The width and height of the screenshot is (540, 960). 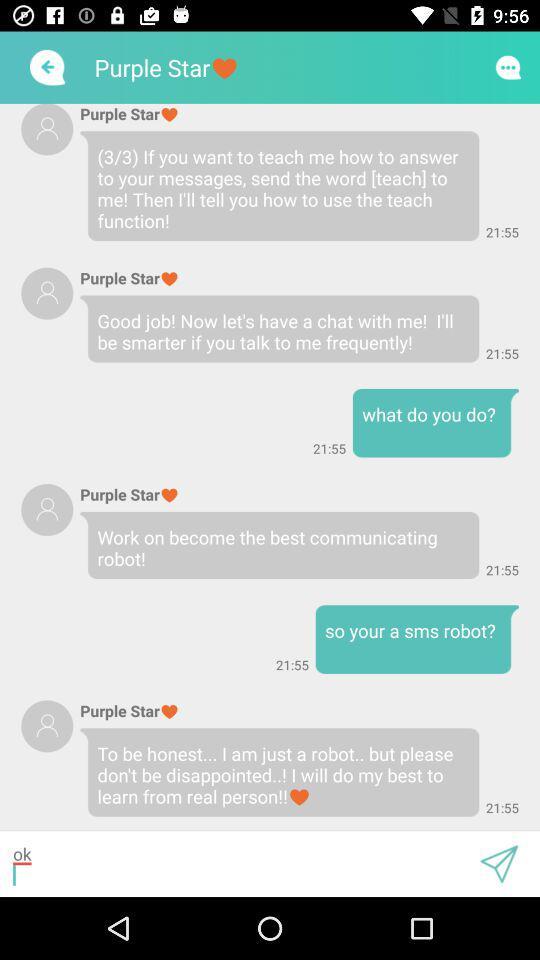 What do you see at coordinates (47, 292) in the screenshot?
I see `profile pic` at bounding box center [47, 292].